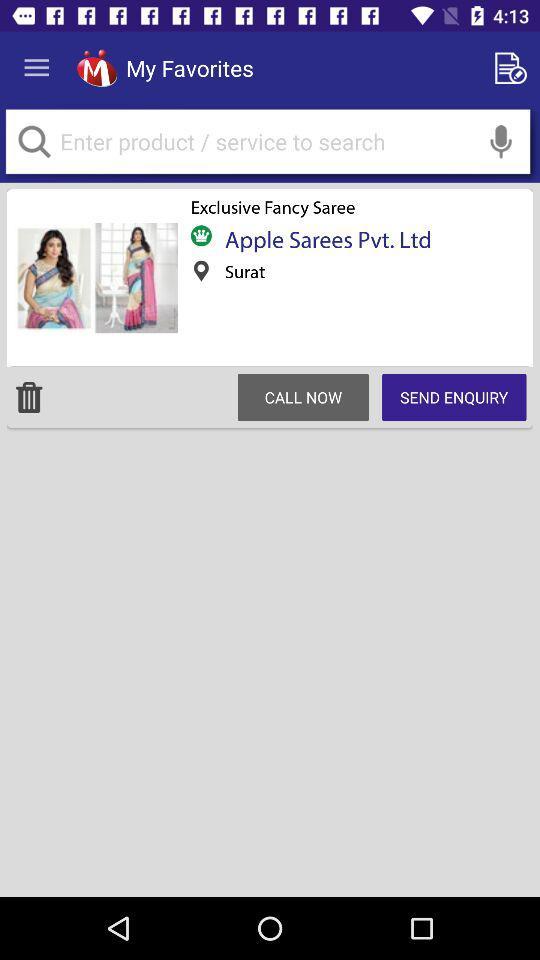  I want to click on the item on the left, so click(28, 396).